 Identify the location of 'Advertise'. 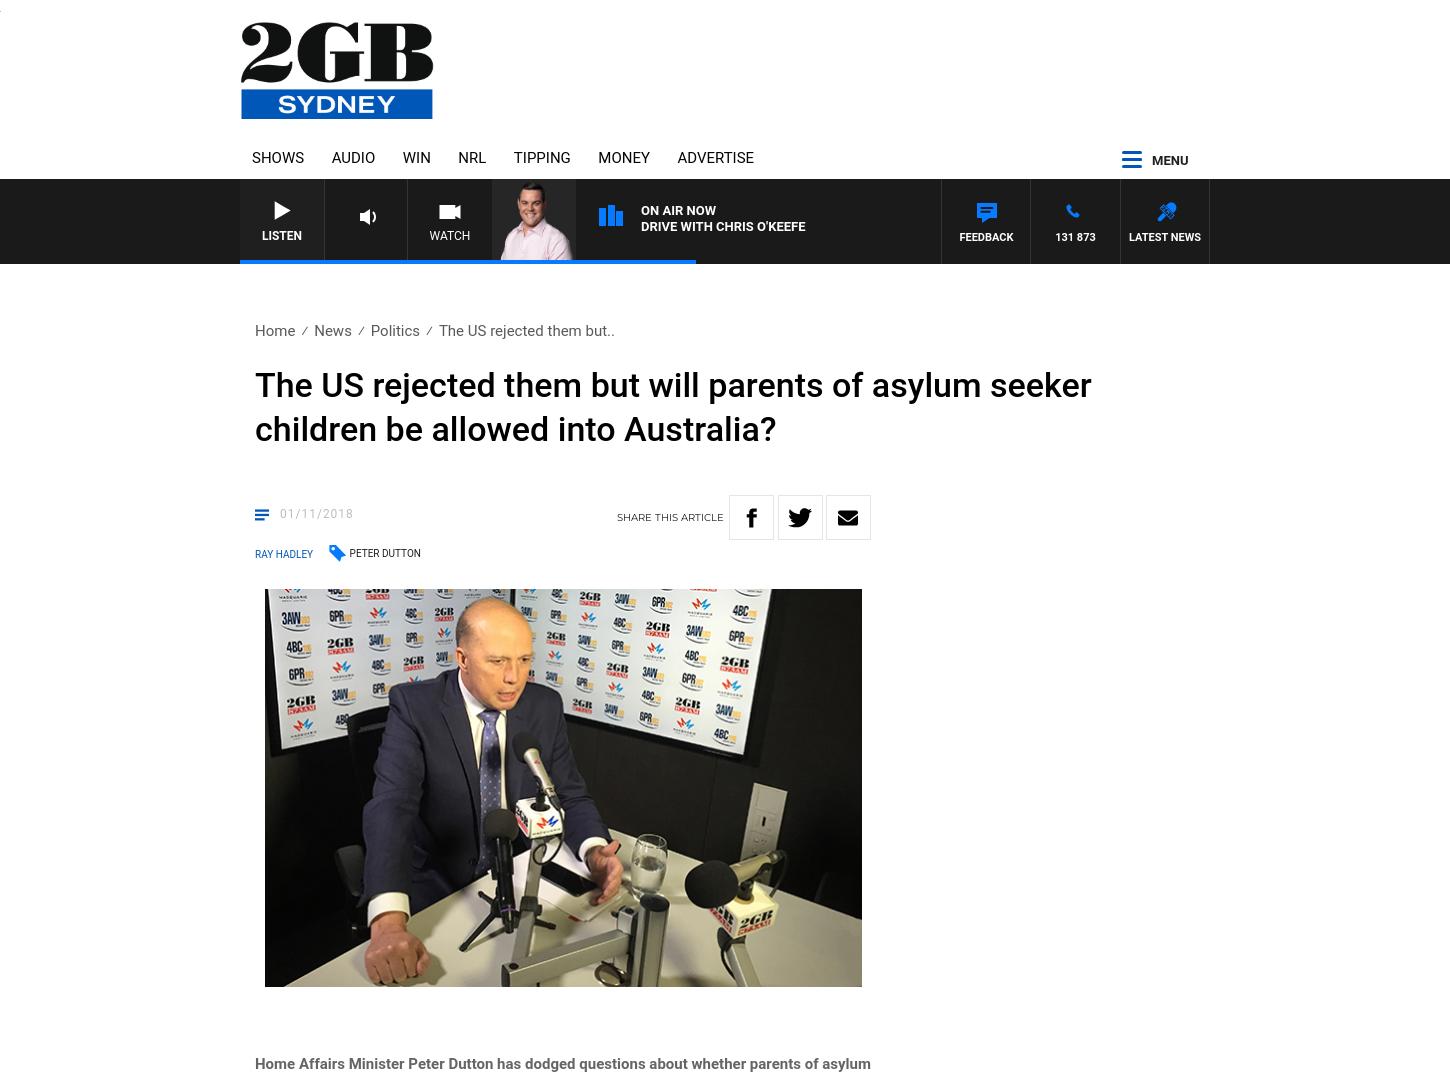
(714, 156).